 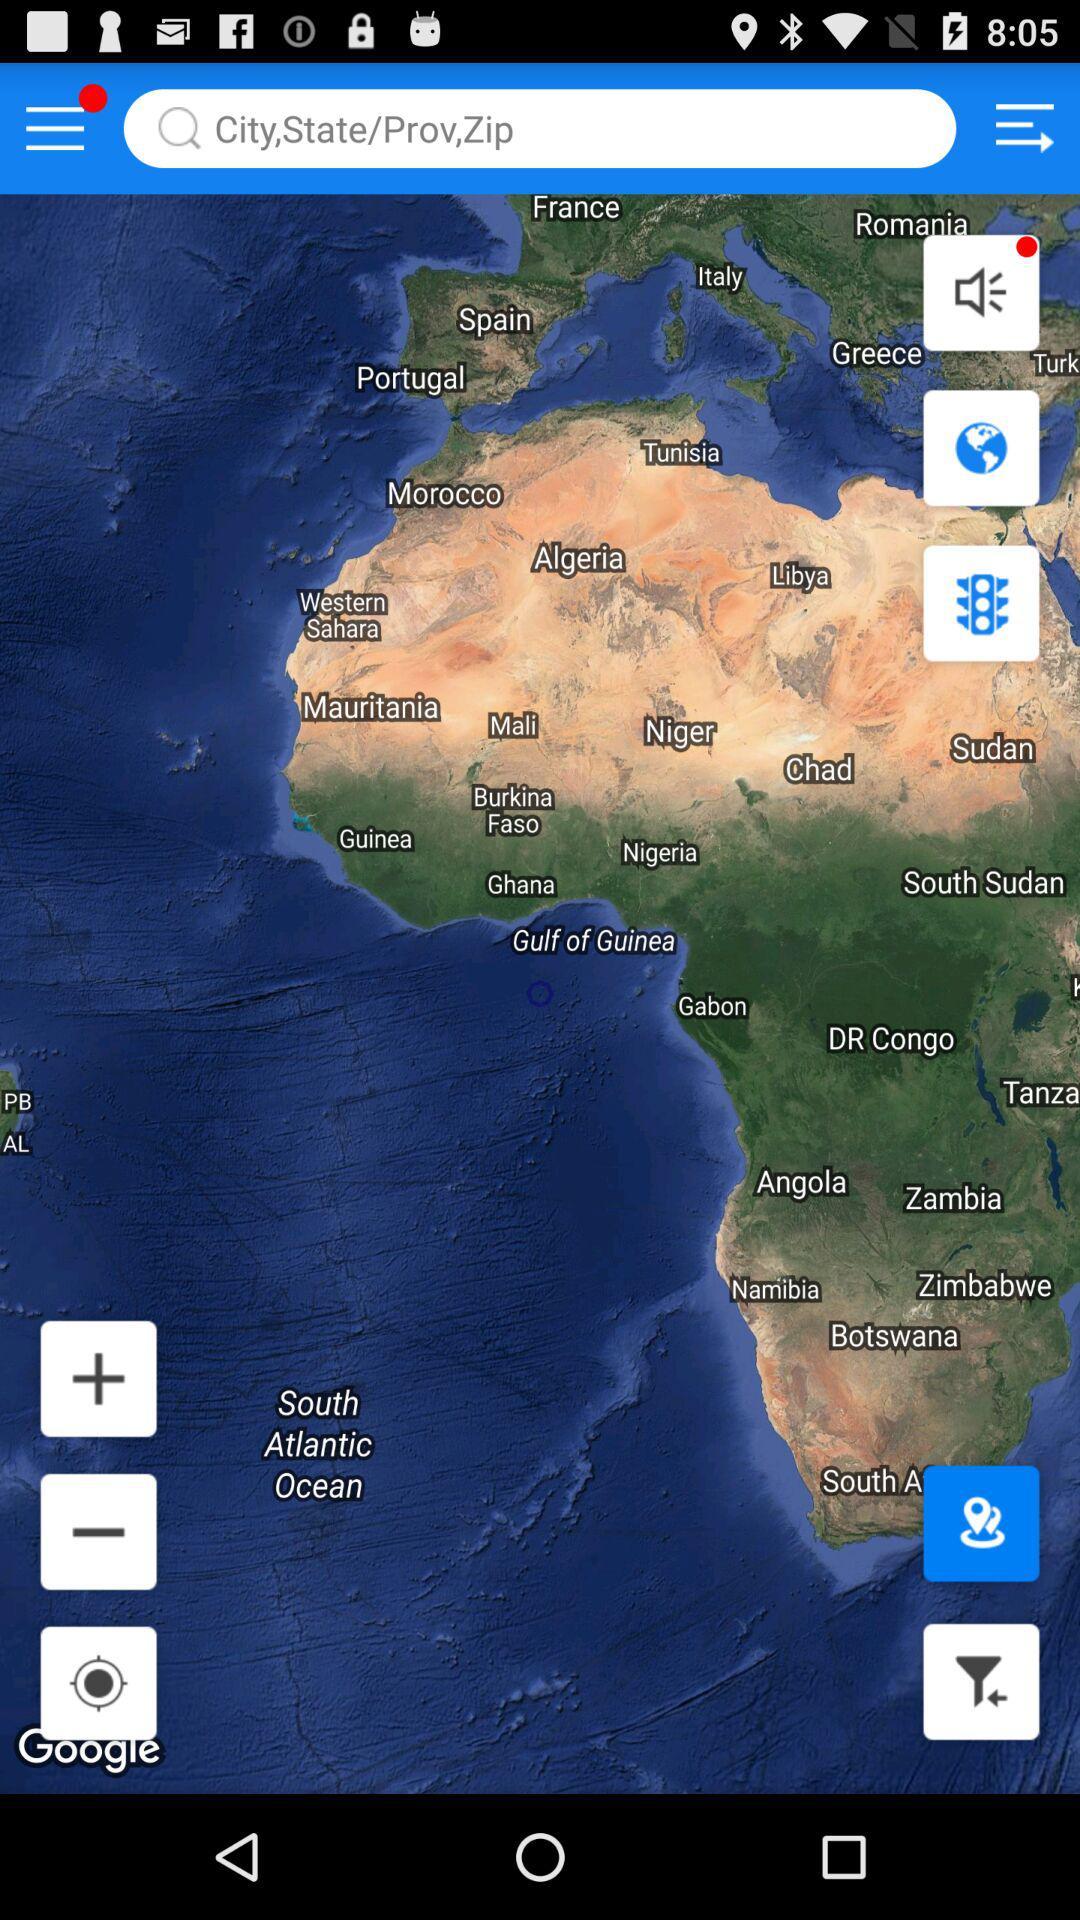 I want to click on set destination, so click(x=980, y=1522).